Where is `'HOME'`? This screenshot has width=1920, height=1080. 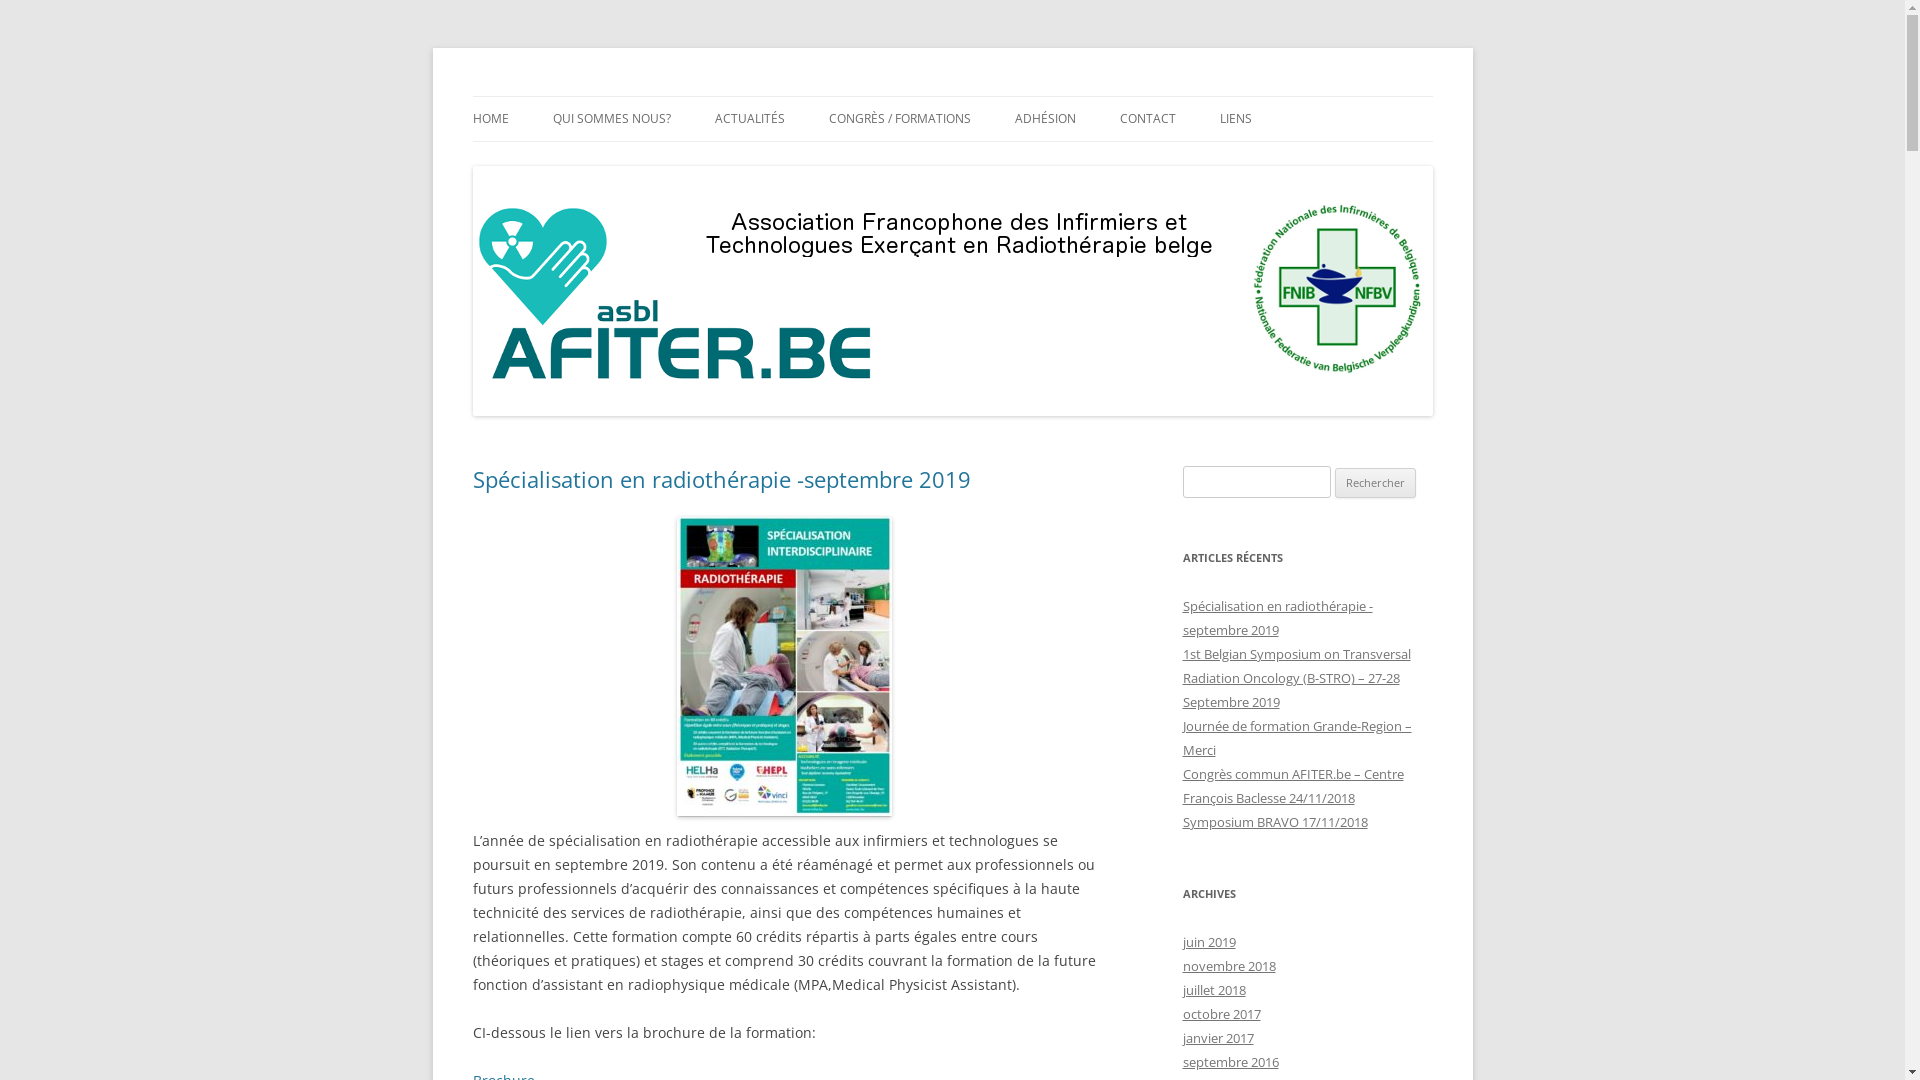 'HOME' is located at coordinates (470, 119).